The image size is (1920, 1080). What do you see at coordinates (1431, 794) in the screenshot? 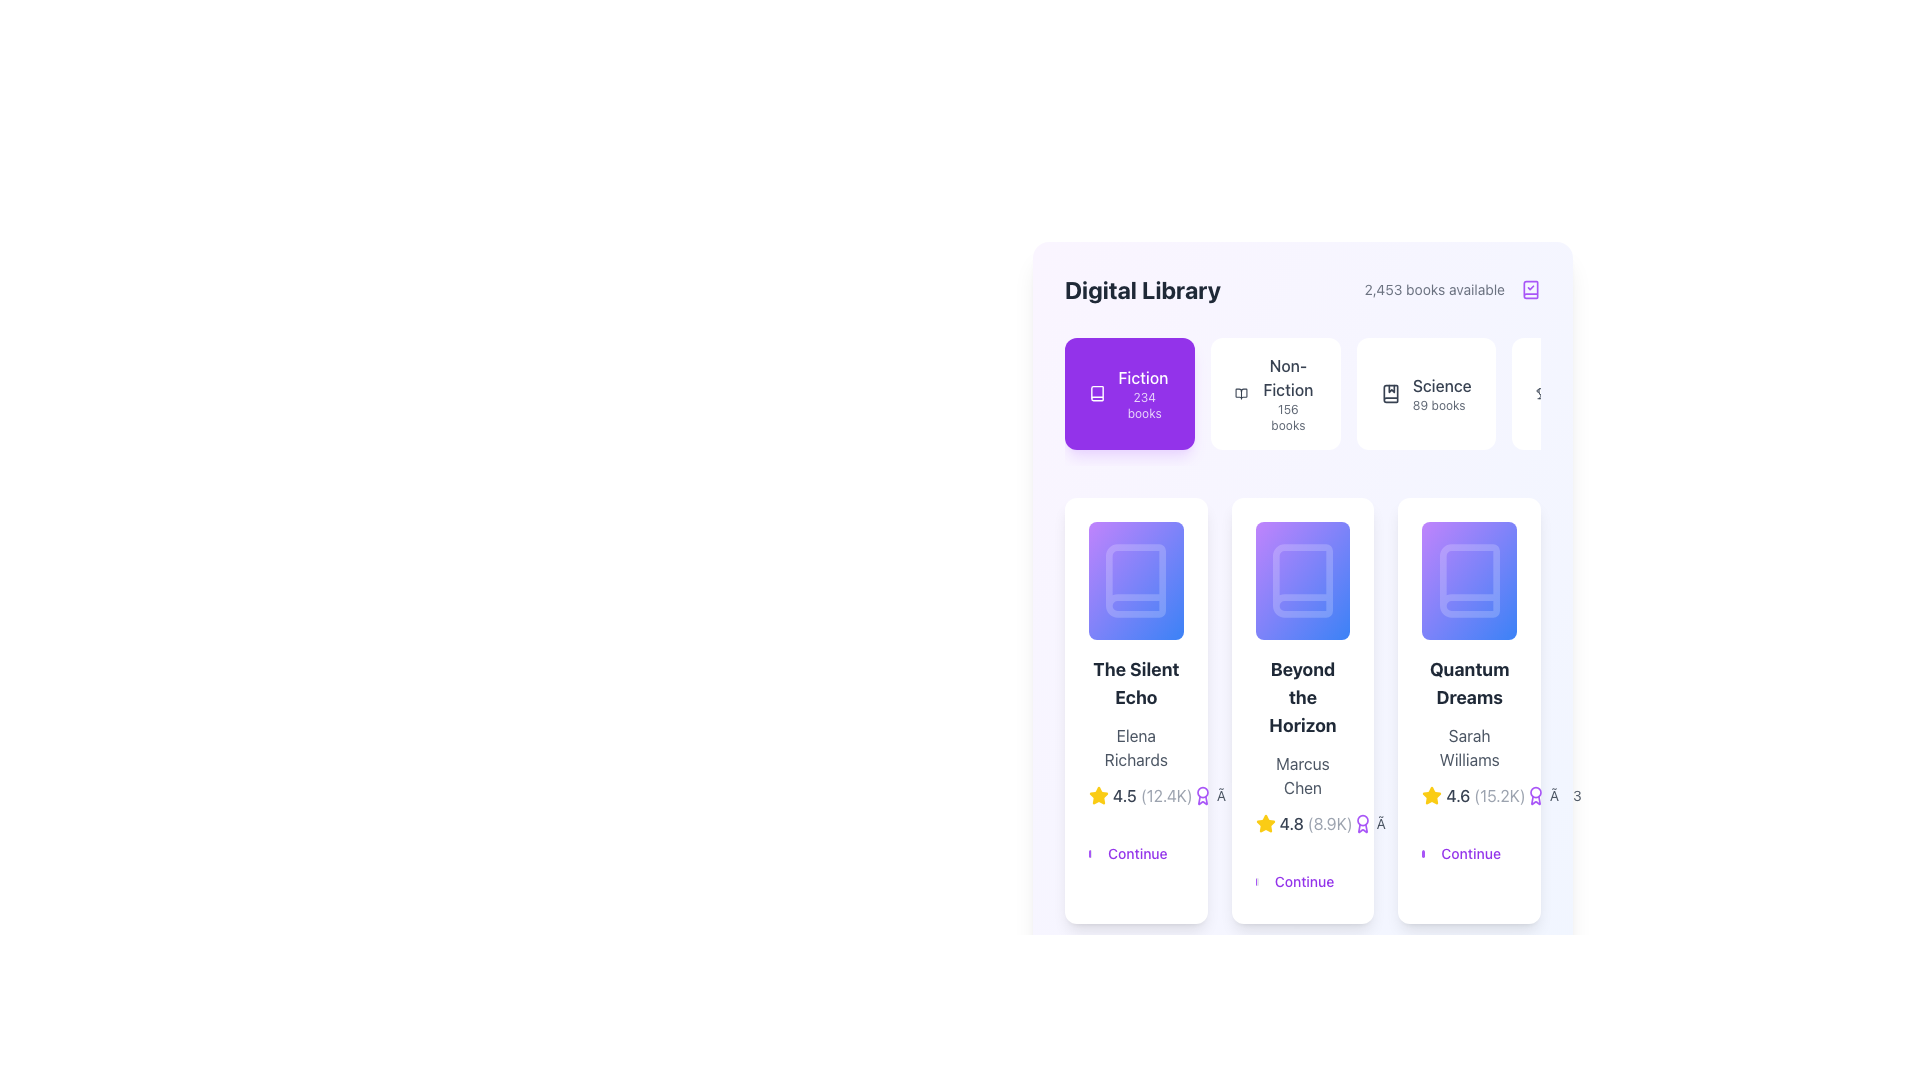
I see `the yellow star-shaped rating icon located below the book entry 'Quantum Dreams' by Sarah Williams, next to the rating value of 4.6` at bounding box center [1431, 794].